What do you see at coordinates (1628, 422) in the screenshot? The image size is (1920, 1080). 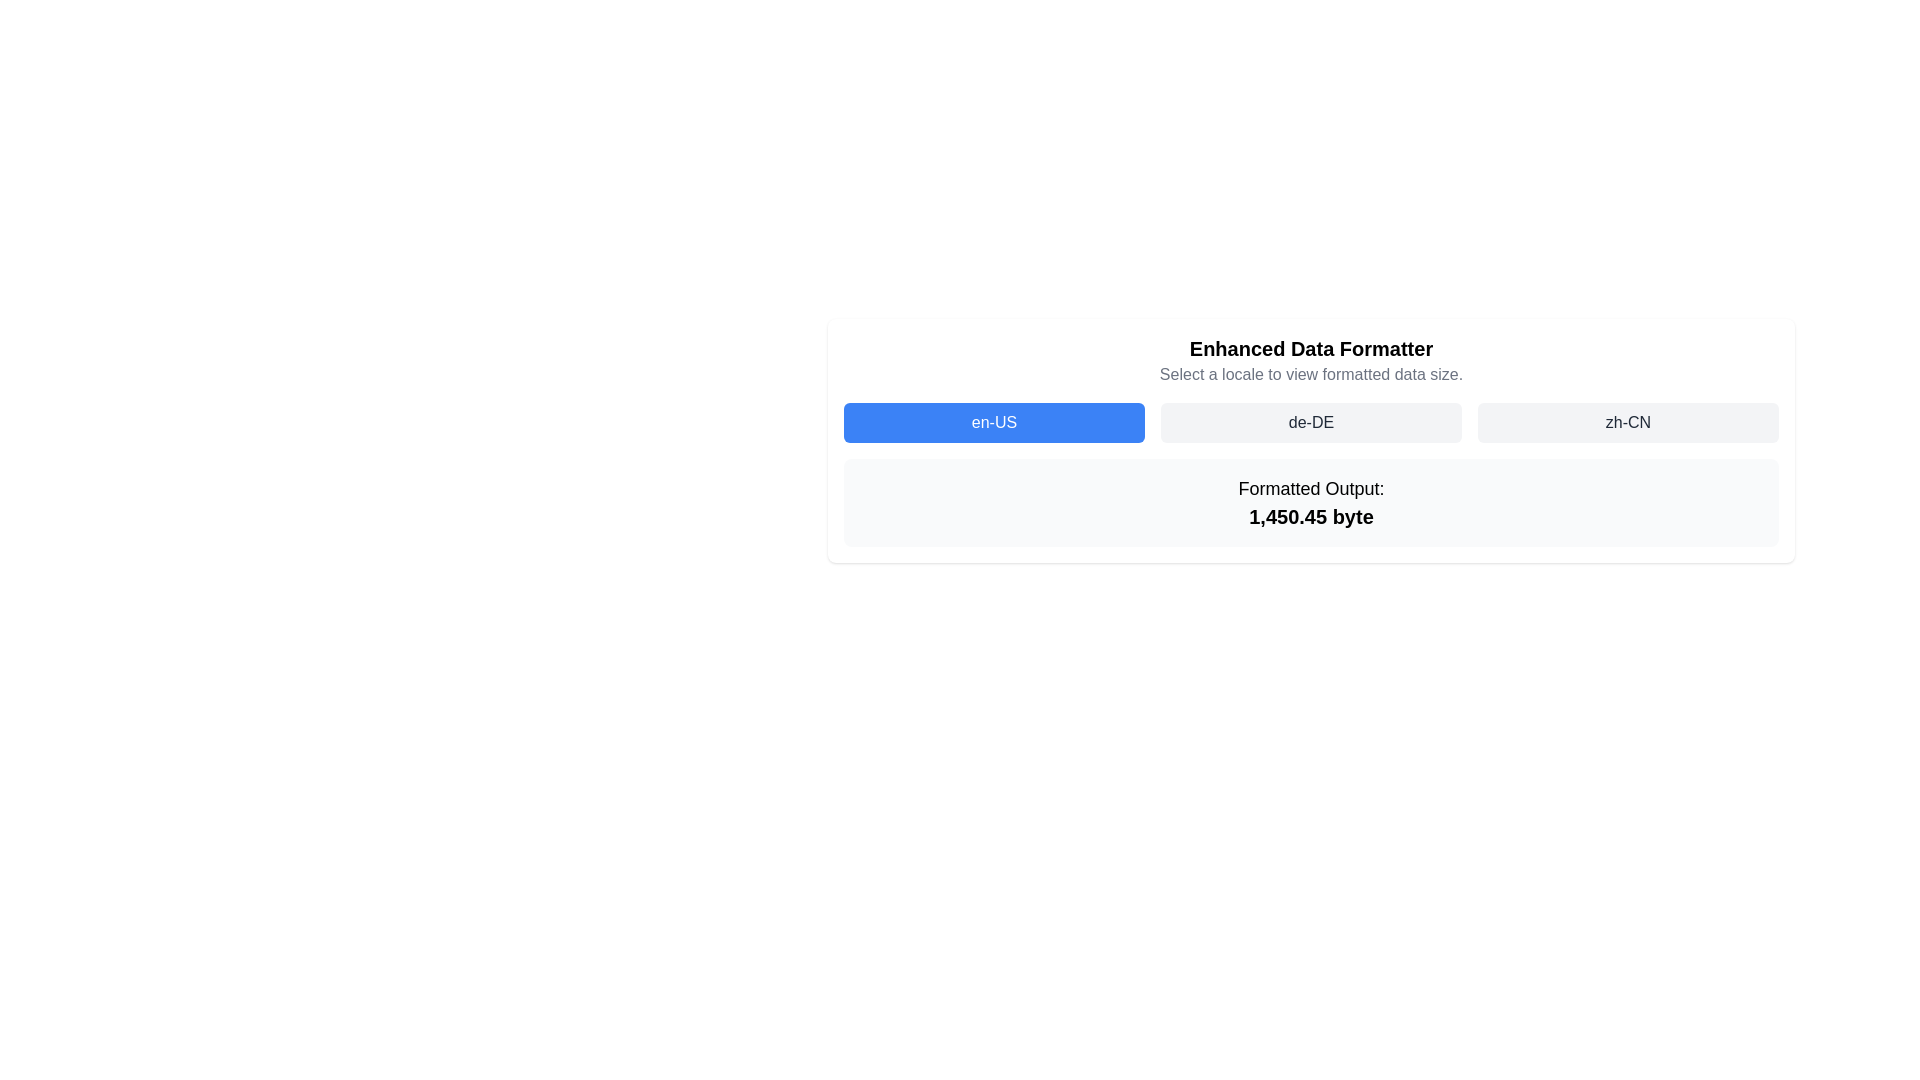 I see `the locale selection button for 'zh-CN', which is the rightmost button in a row of three buttons` at bounding box center [1628, 422].